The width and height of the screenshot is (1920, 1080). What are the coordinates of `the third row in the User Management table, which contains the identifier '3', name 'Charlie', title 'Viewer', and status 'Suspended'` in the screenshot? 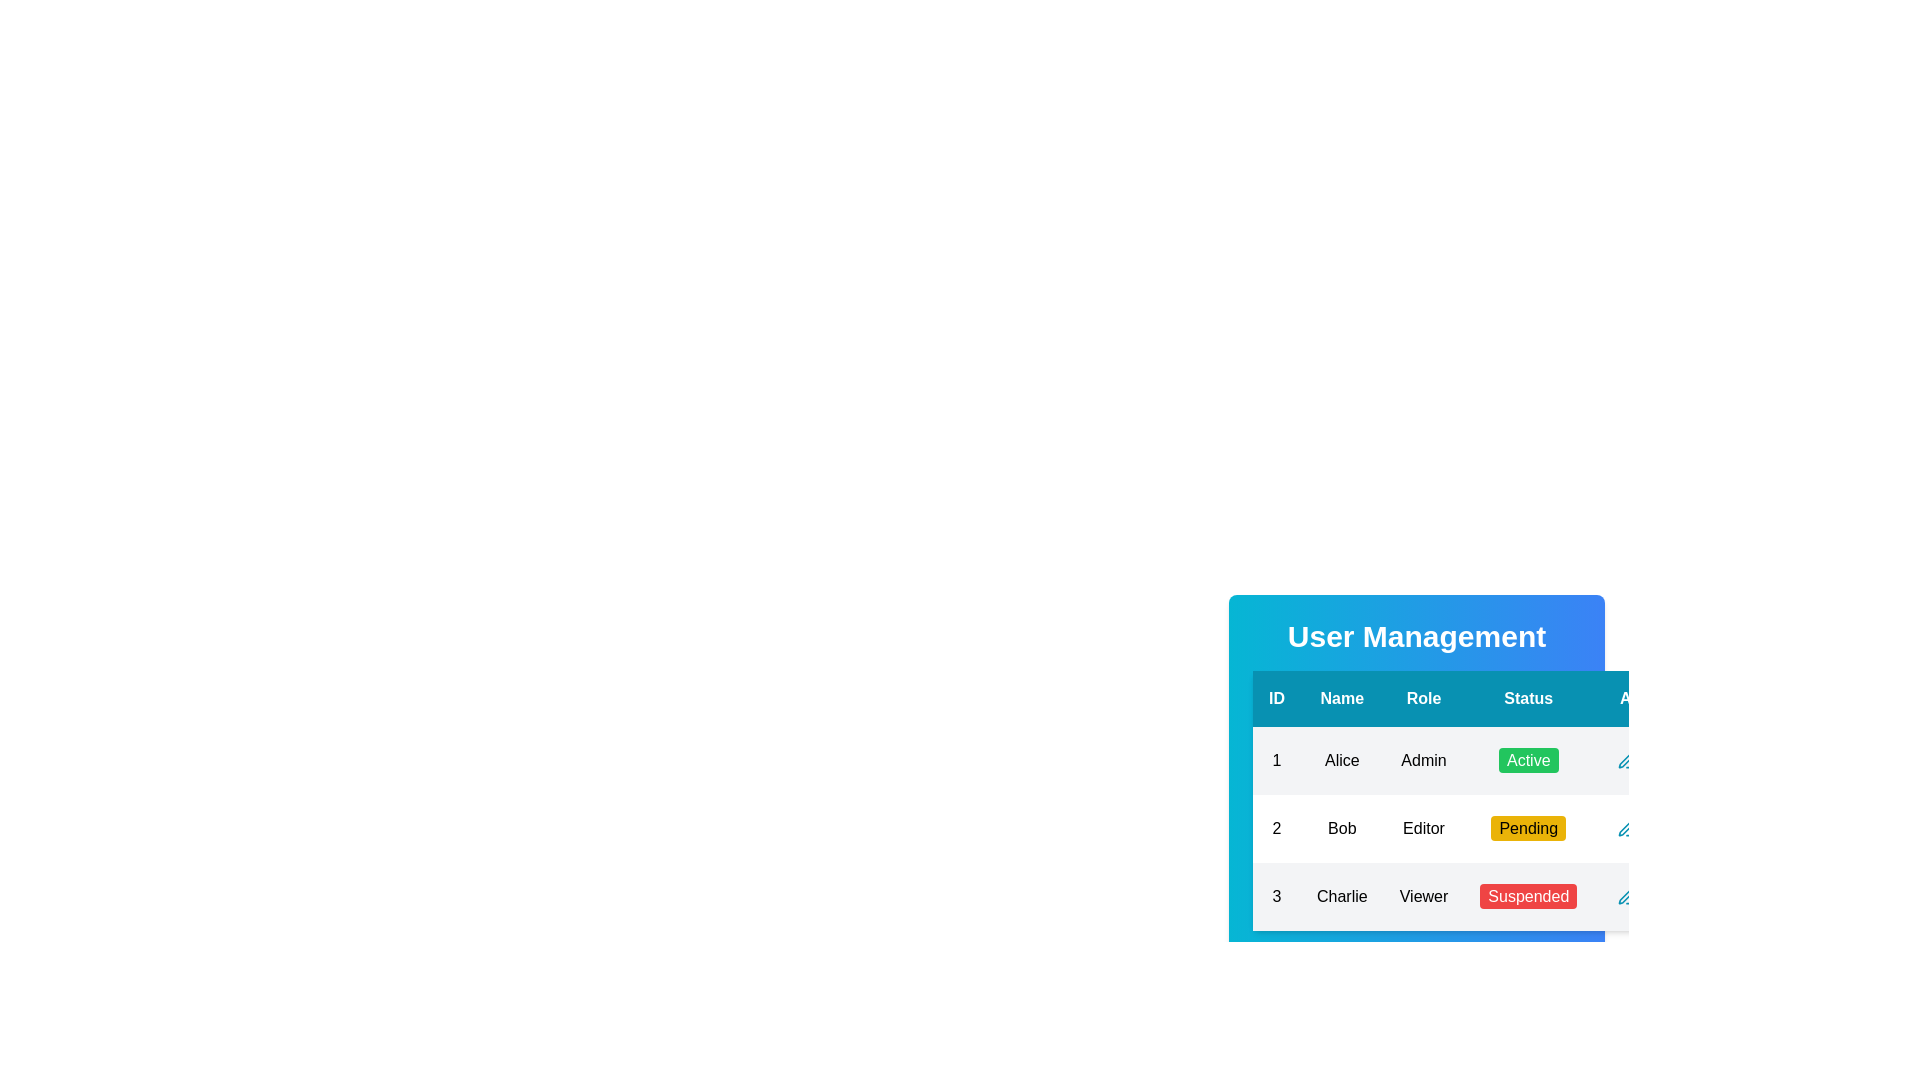 It's located at (1479, 896).